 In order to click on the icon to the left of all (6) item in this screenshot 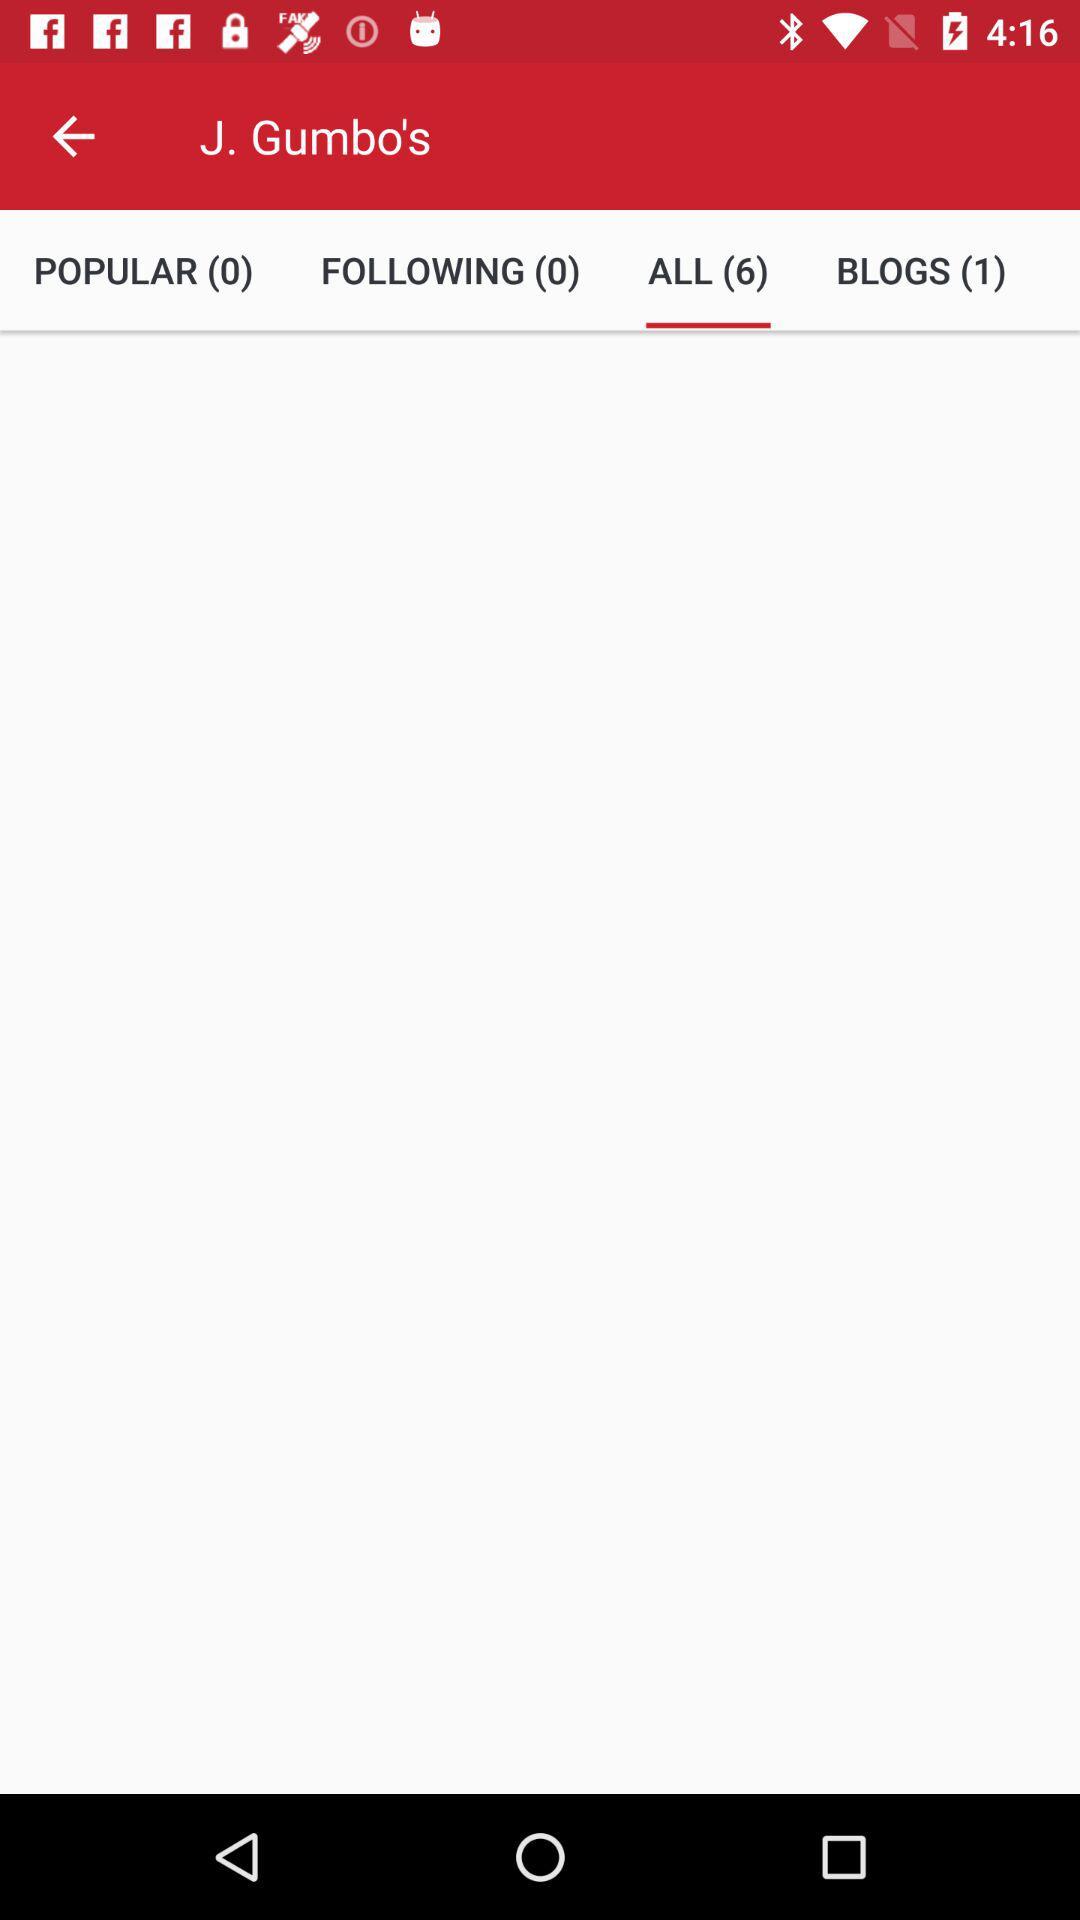, I will do `click(450, 269)`.